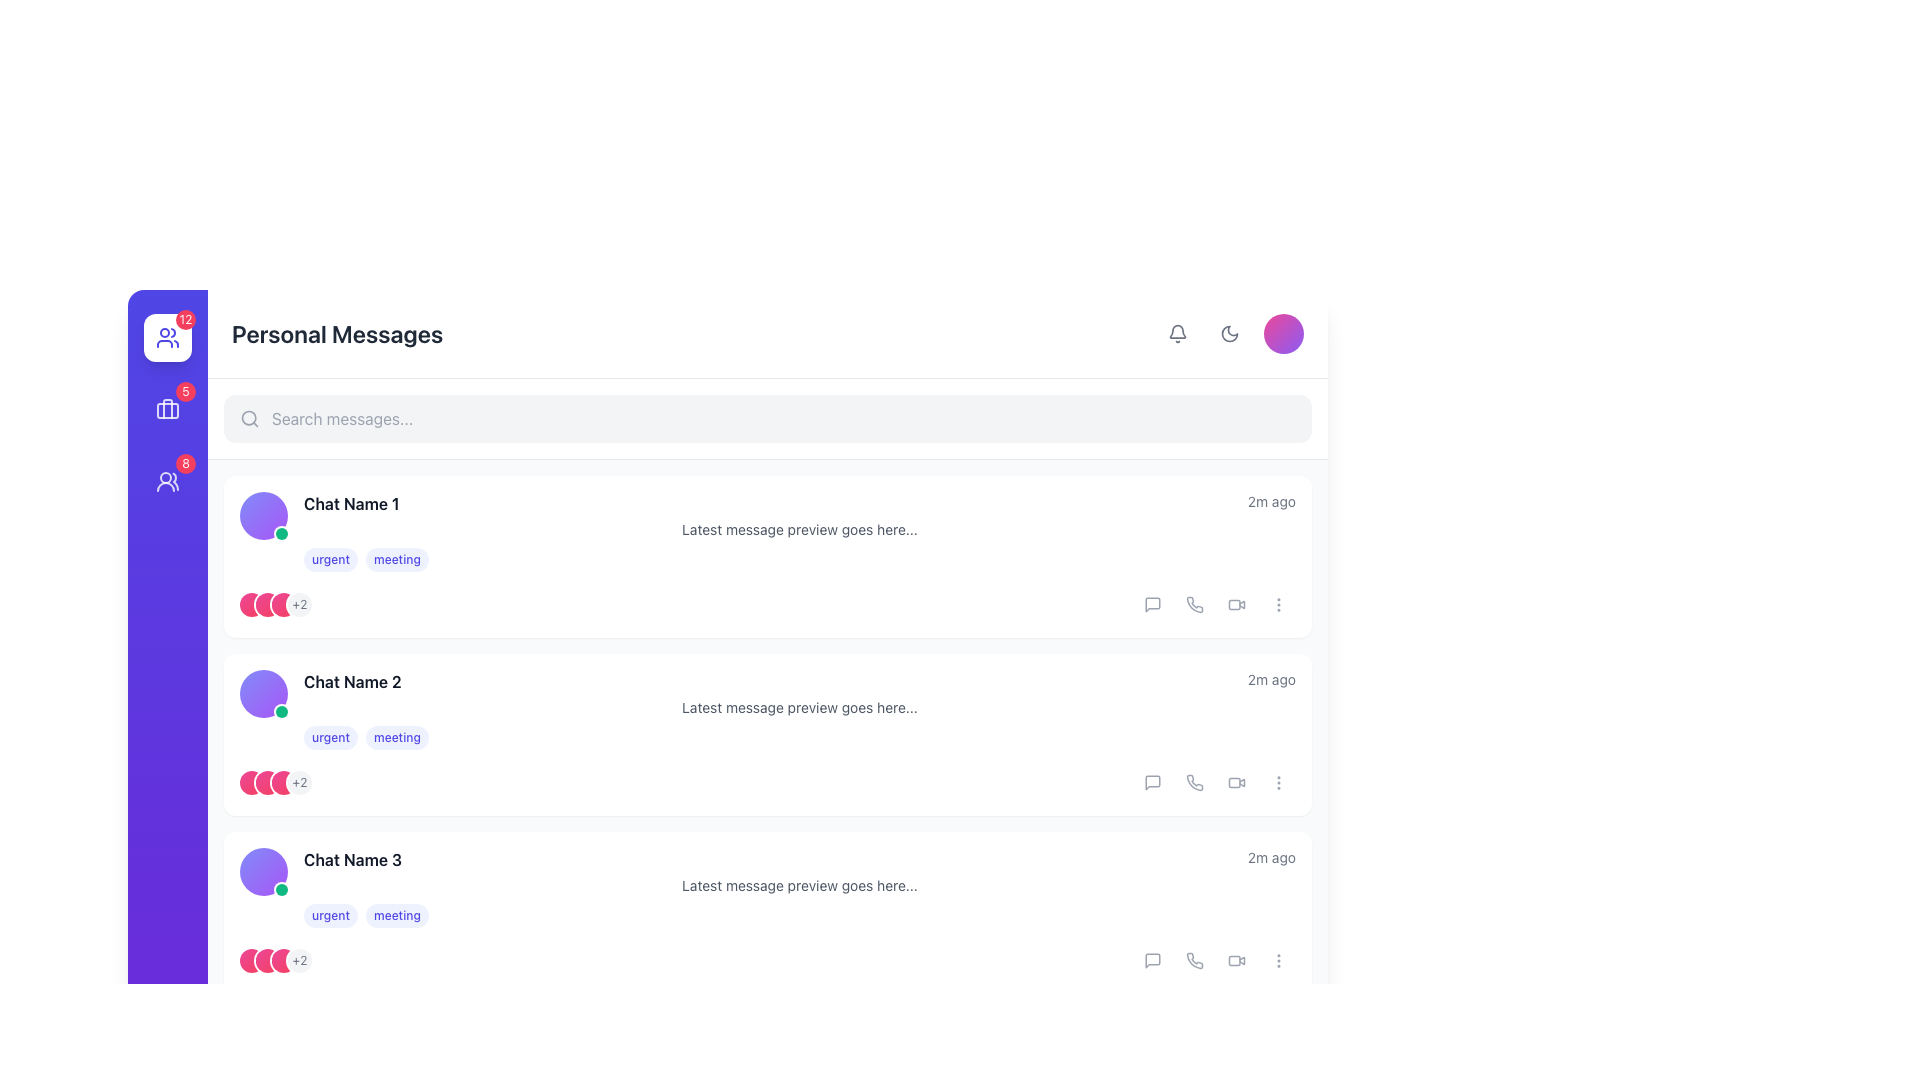  What do you see at coordinates (281, 889) in the screenshot?
I see `the online status indicator located at the bottom-right corner of the profile image for 'Chat Name 3' in the chat list` at bounding box center [281, 889].